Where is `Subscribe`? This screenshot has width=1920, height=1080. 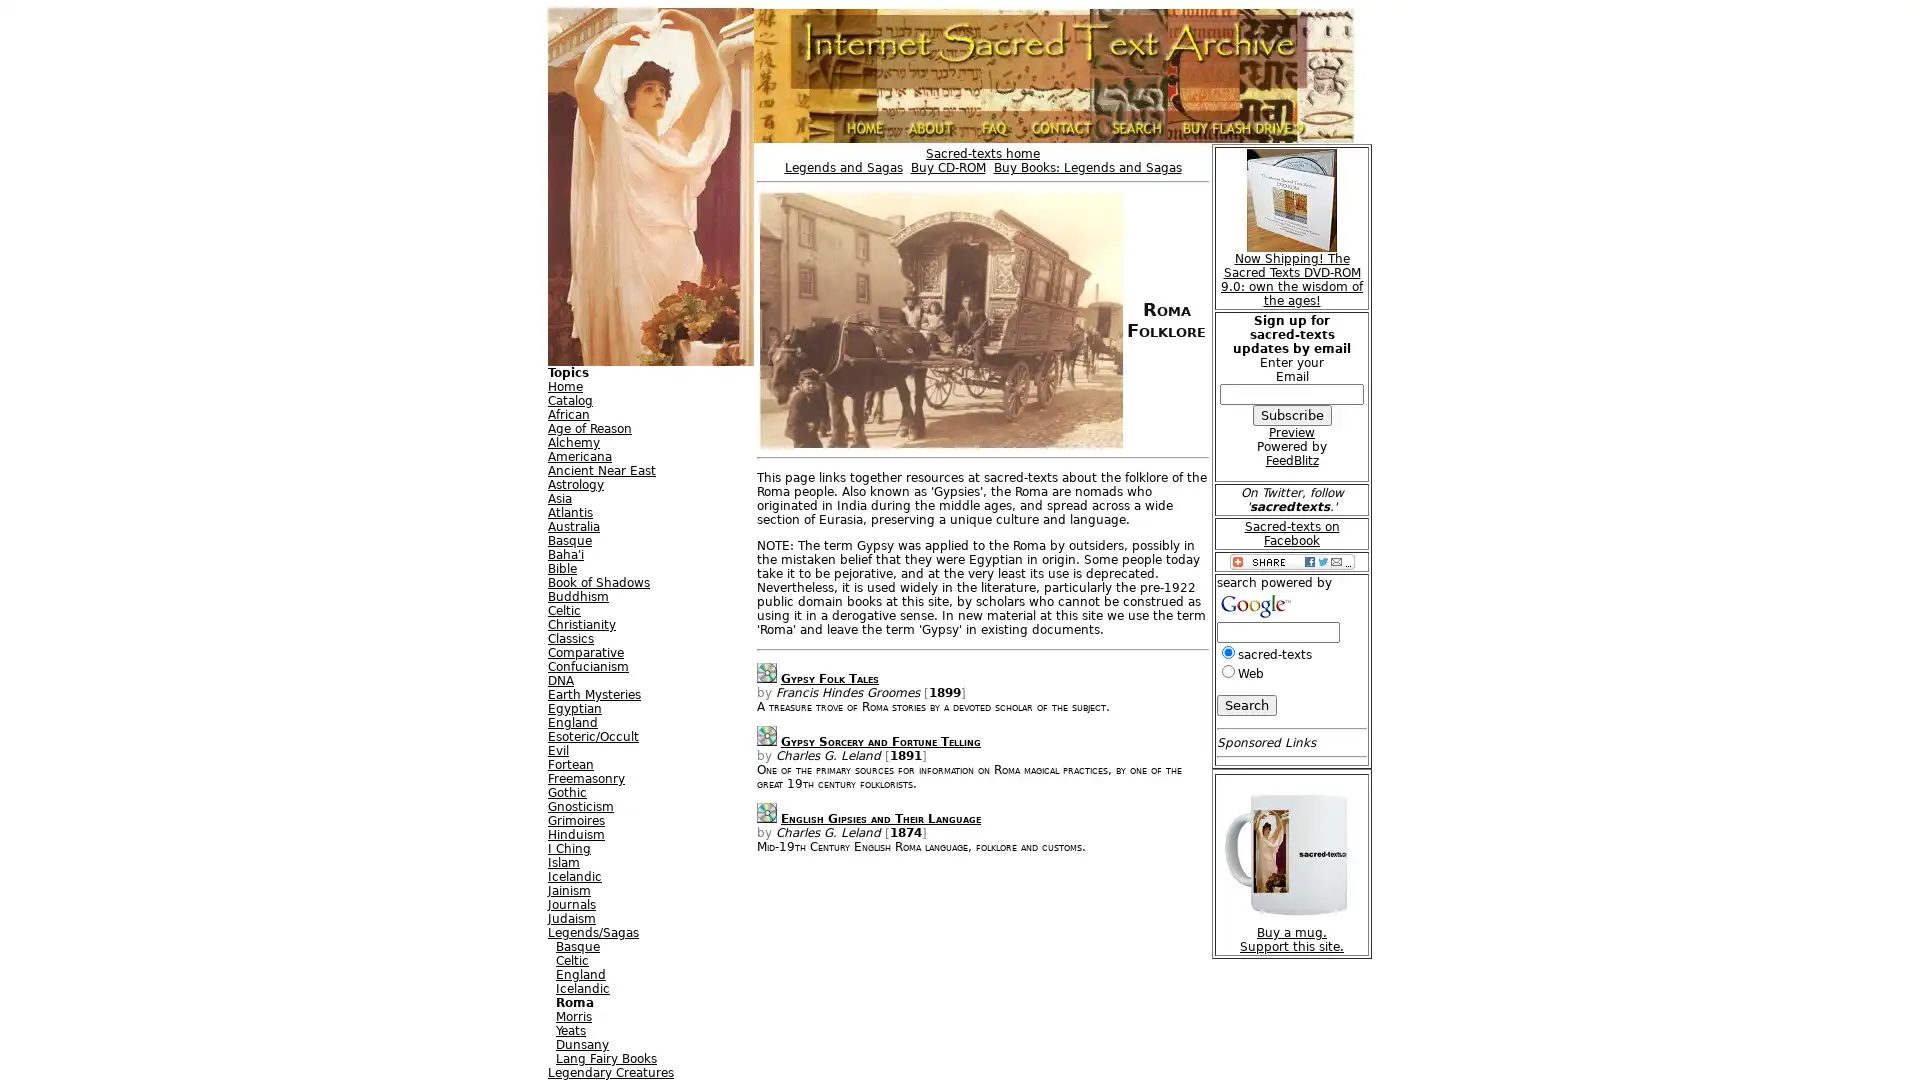 Subscribe is located at coordinates (1291, 414).